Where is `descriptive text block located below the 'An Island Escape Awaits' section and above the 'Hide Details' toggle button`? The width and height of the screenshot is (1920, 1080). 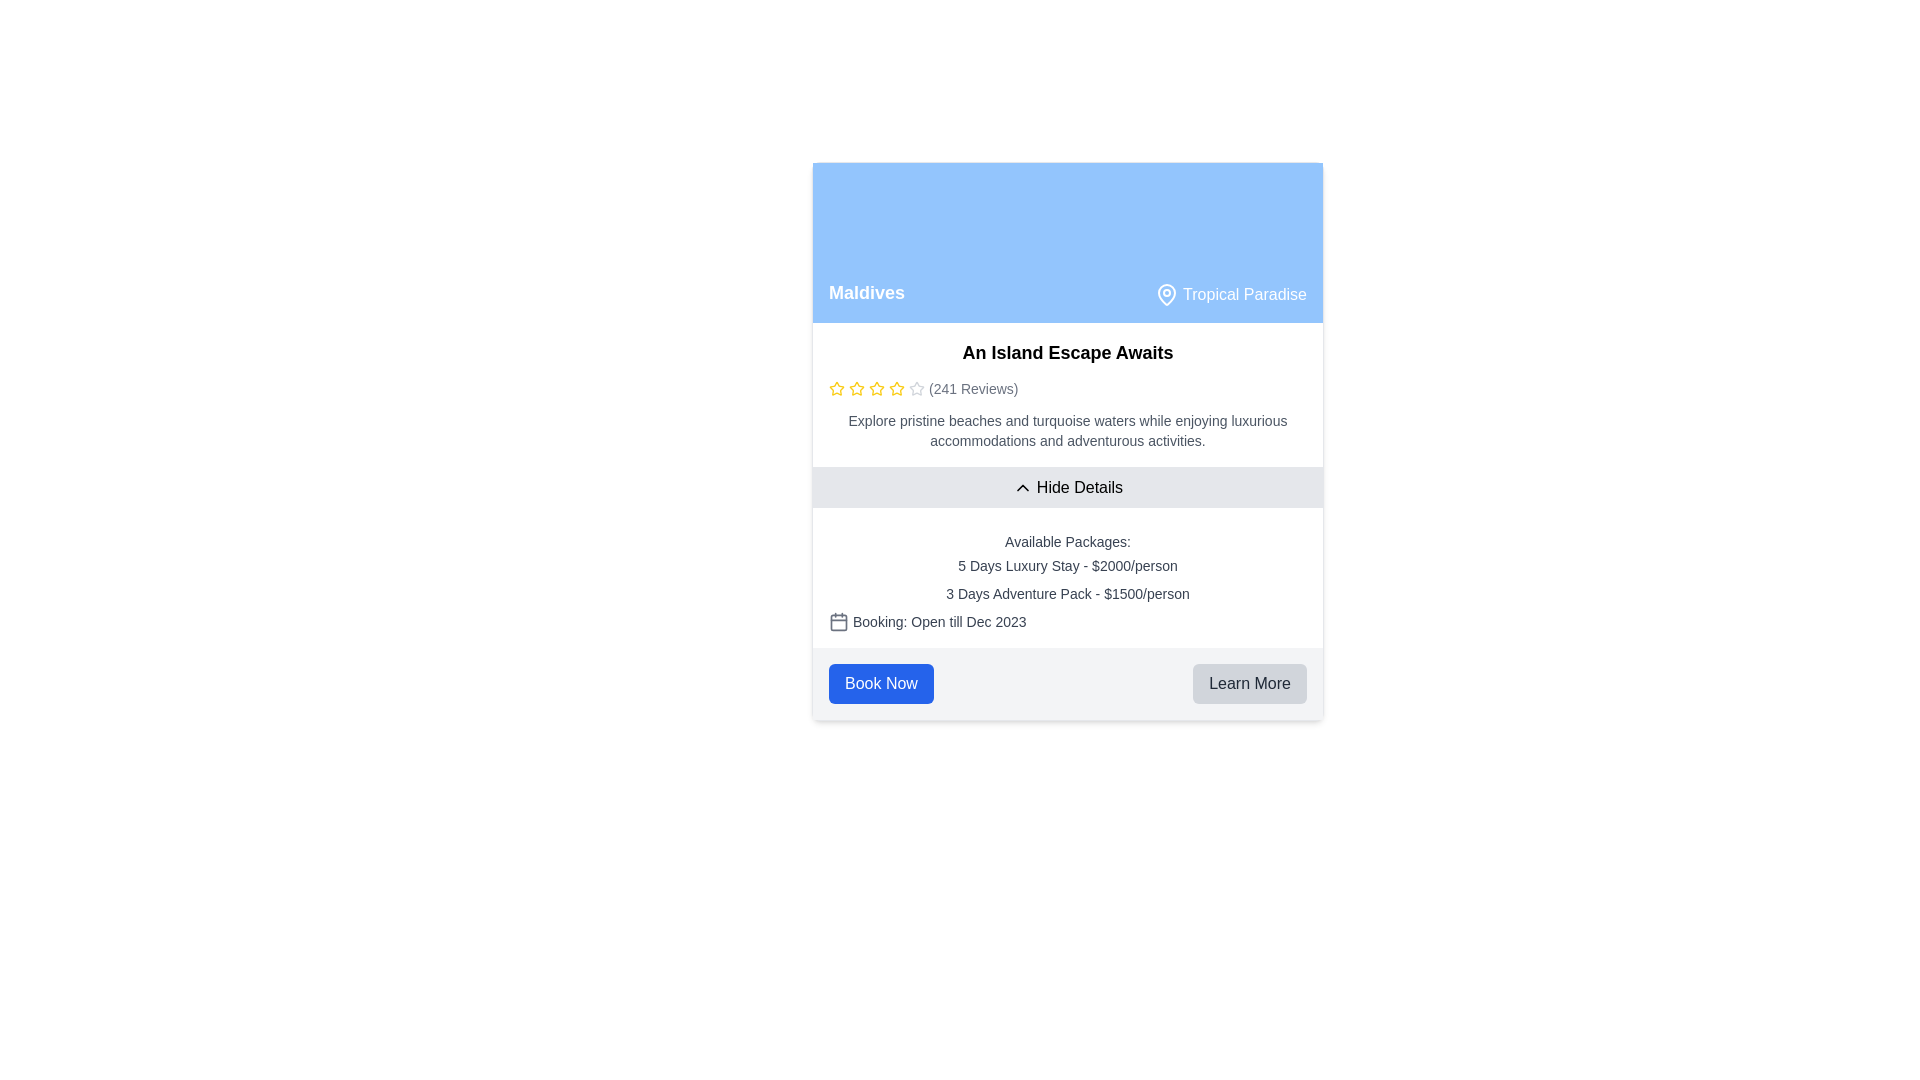 descriptive text block located below the 'An Island Escape Awaits' section and above the 'Hide Details' toggle button is located at coordinates (1067, 430).